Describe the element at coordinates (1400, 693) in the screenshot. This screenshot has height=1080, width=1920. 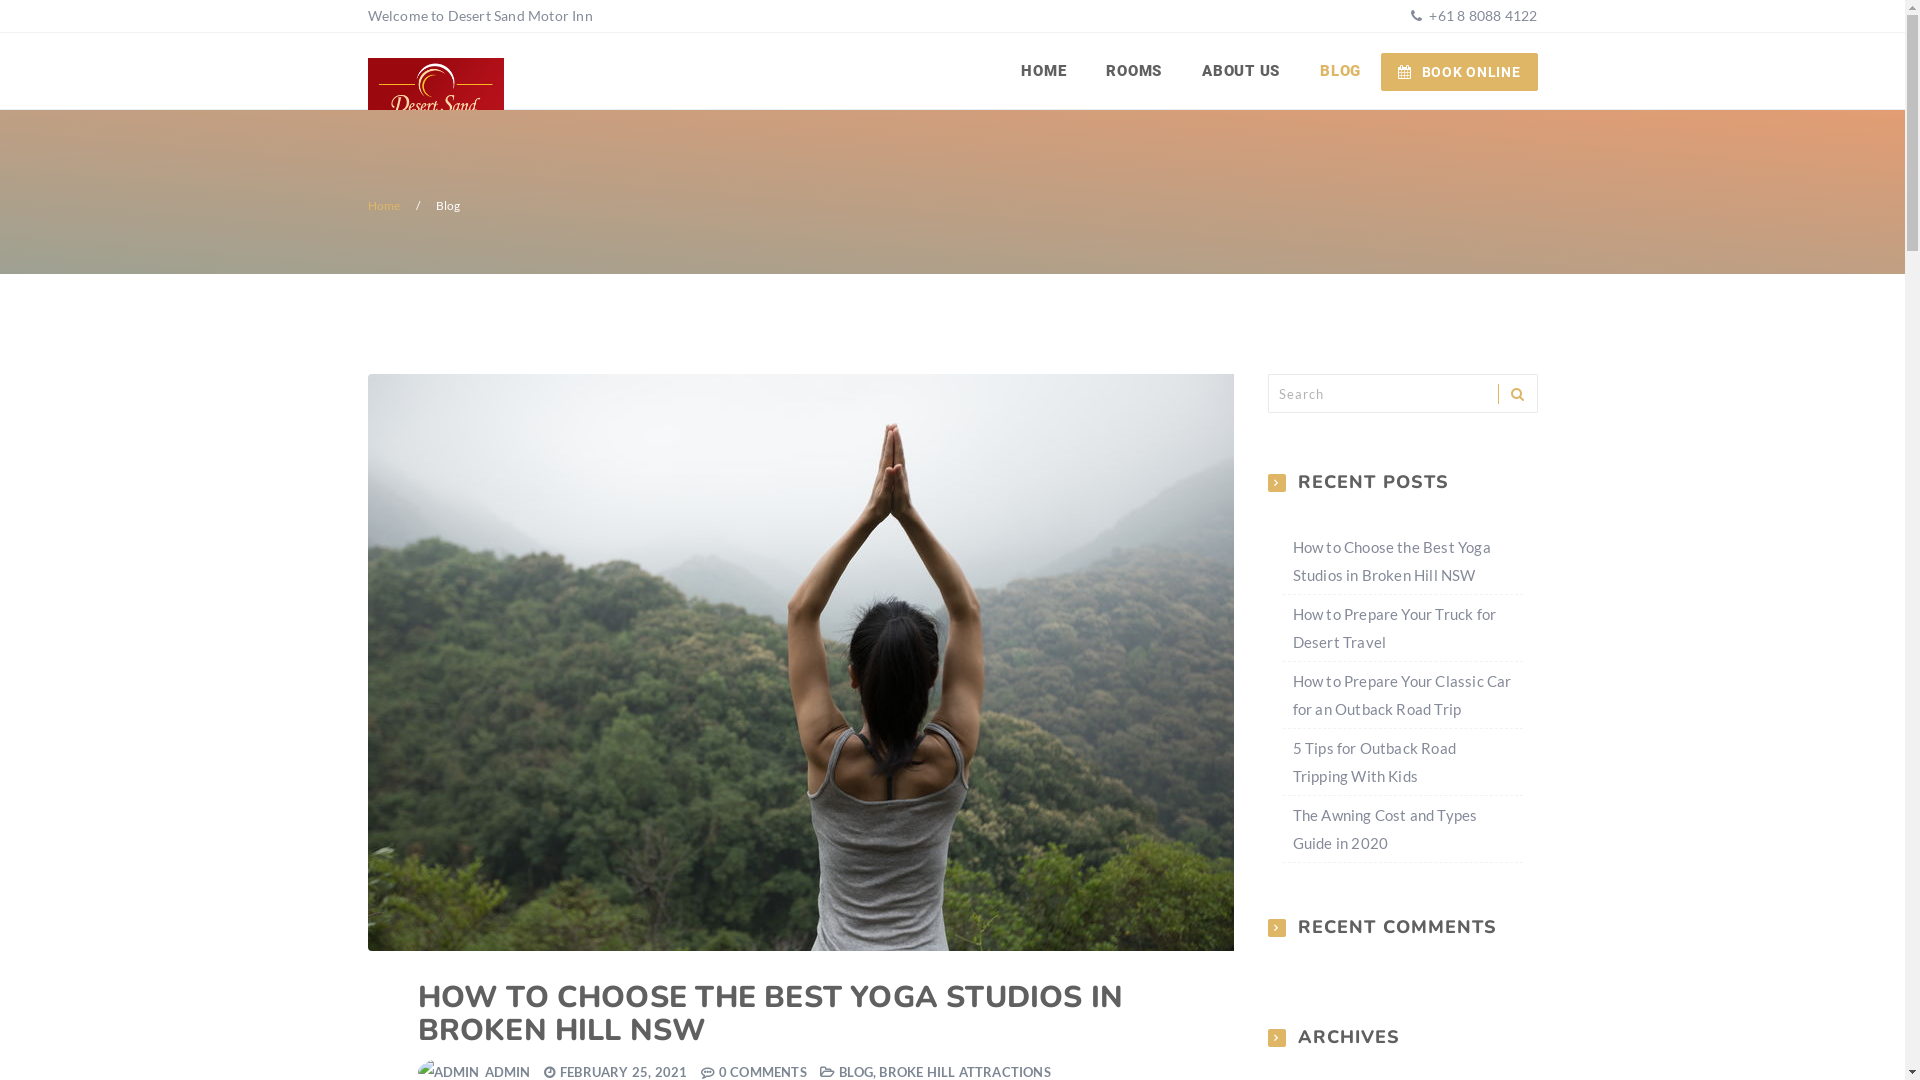
I see `'How to Prepare Your Classic Car for an Outback Road Trip'` at that location.